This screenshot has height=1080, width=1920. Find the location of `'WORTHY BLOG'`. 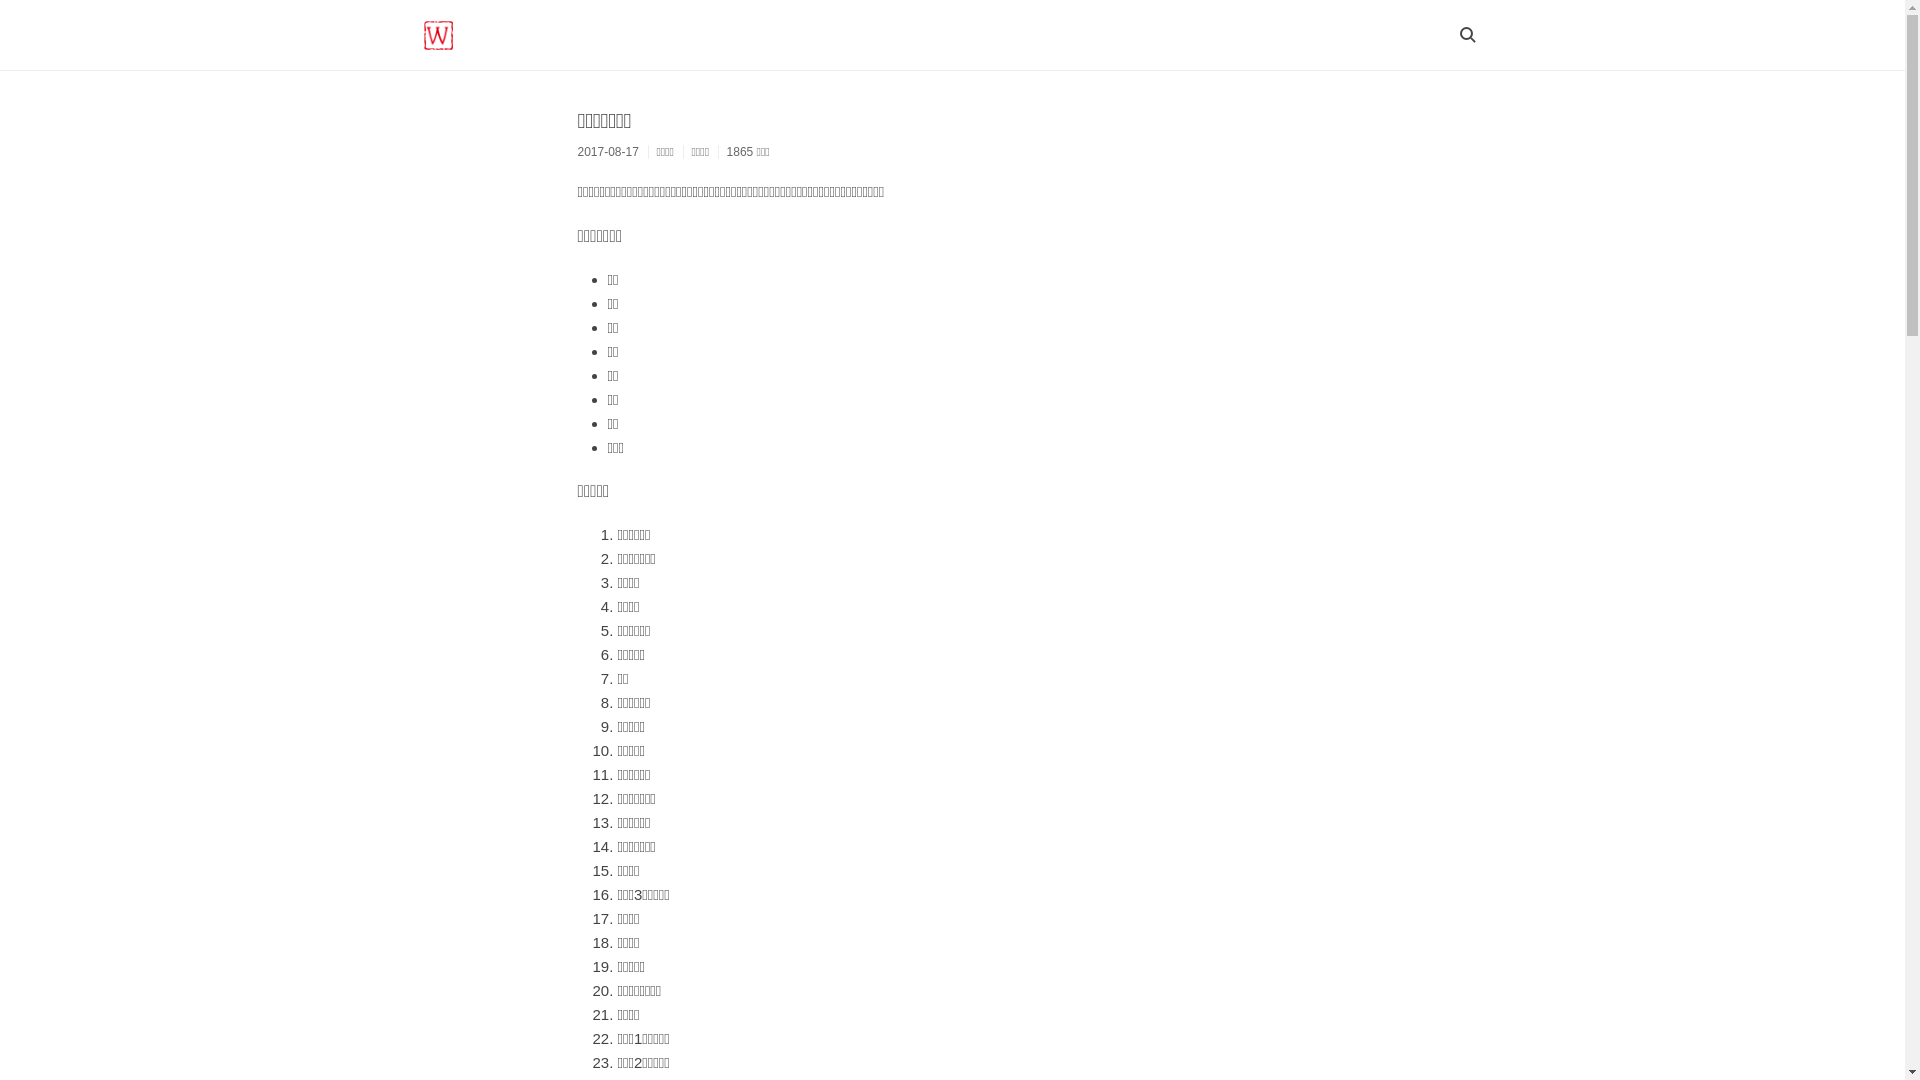

'WORTHY BLOG' is located at coordinates (435, 34).